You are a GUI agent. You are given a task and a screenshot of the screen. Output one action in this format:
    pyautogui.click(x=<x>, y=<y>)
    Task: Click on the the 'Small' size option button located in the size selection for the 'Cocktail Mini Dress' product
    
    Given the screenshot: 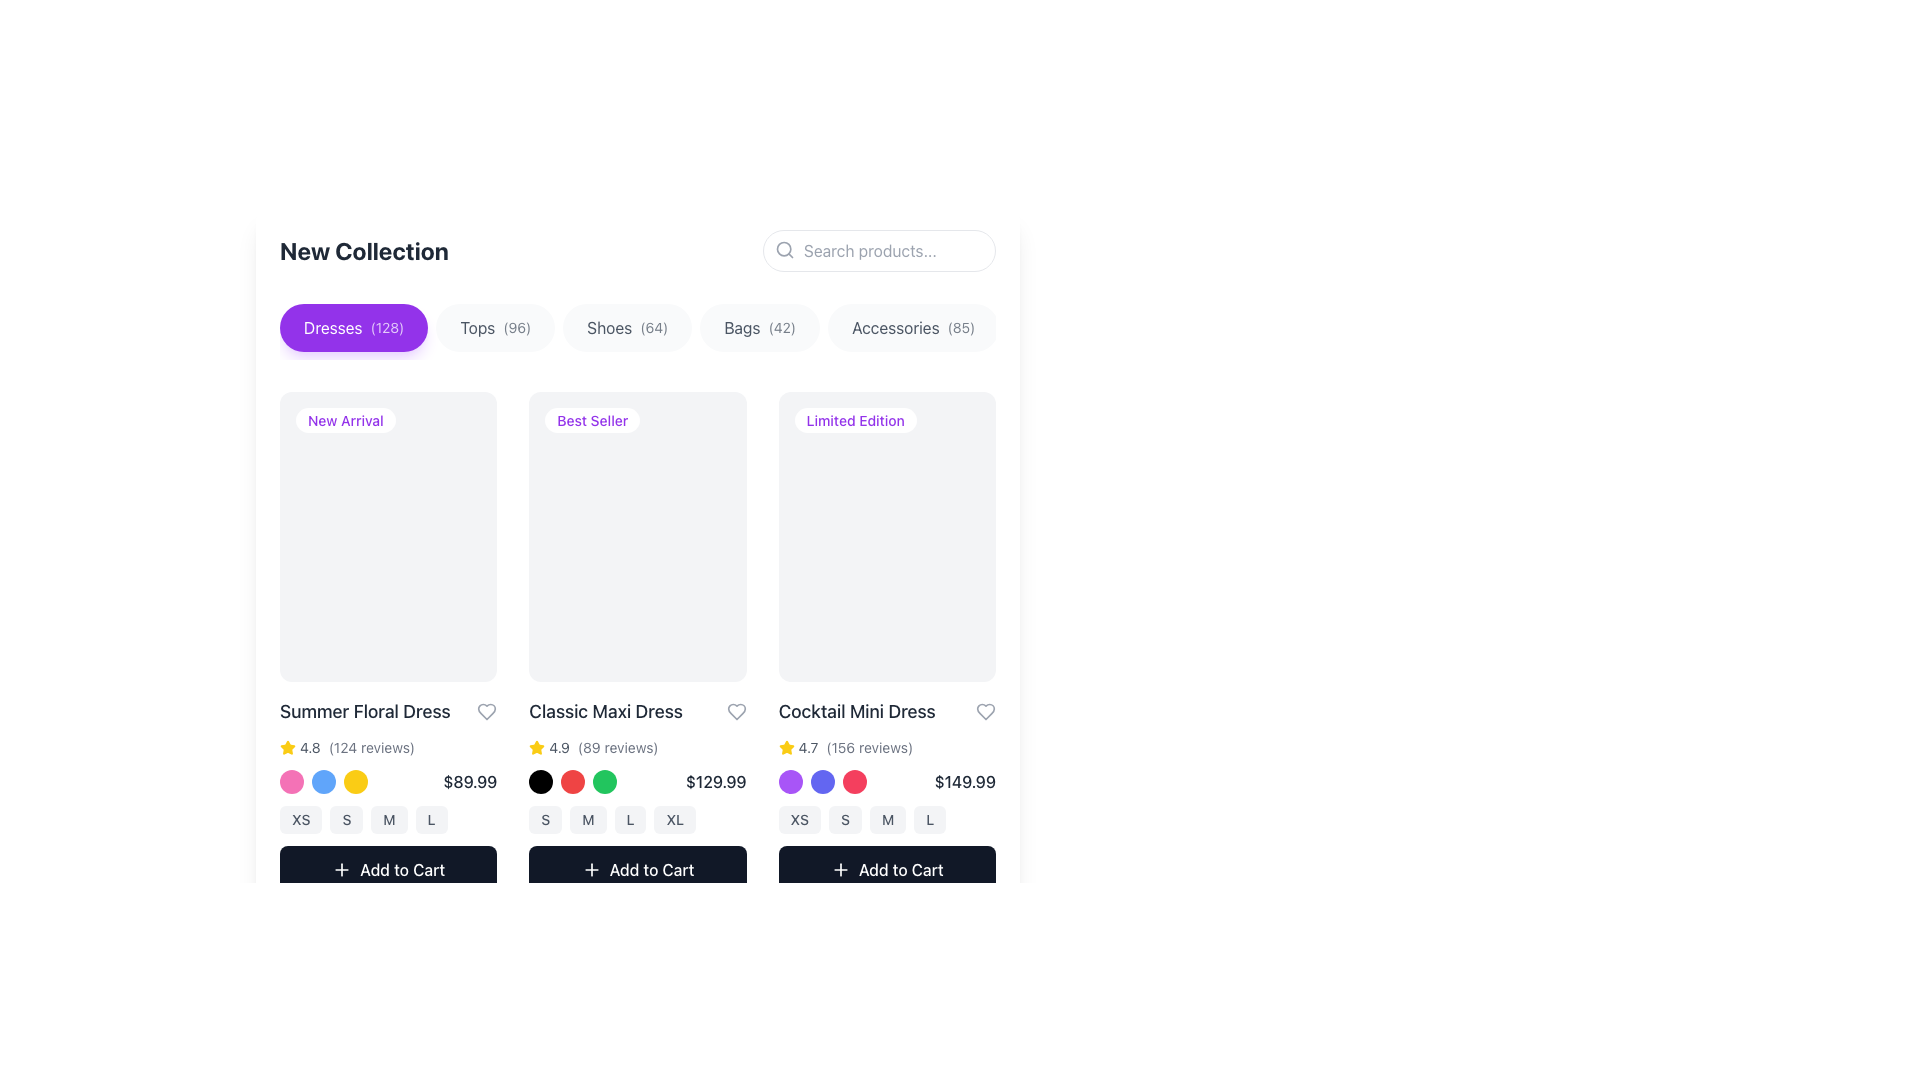 What is the action you would take?
    pyautogui.click(x=845, y=819)
    